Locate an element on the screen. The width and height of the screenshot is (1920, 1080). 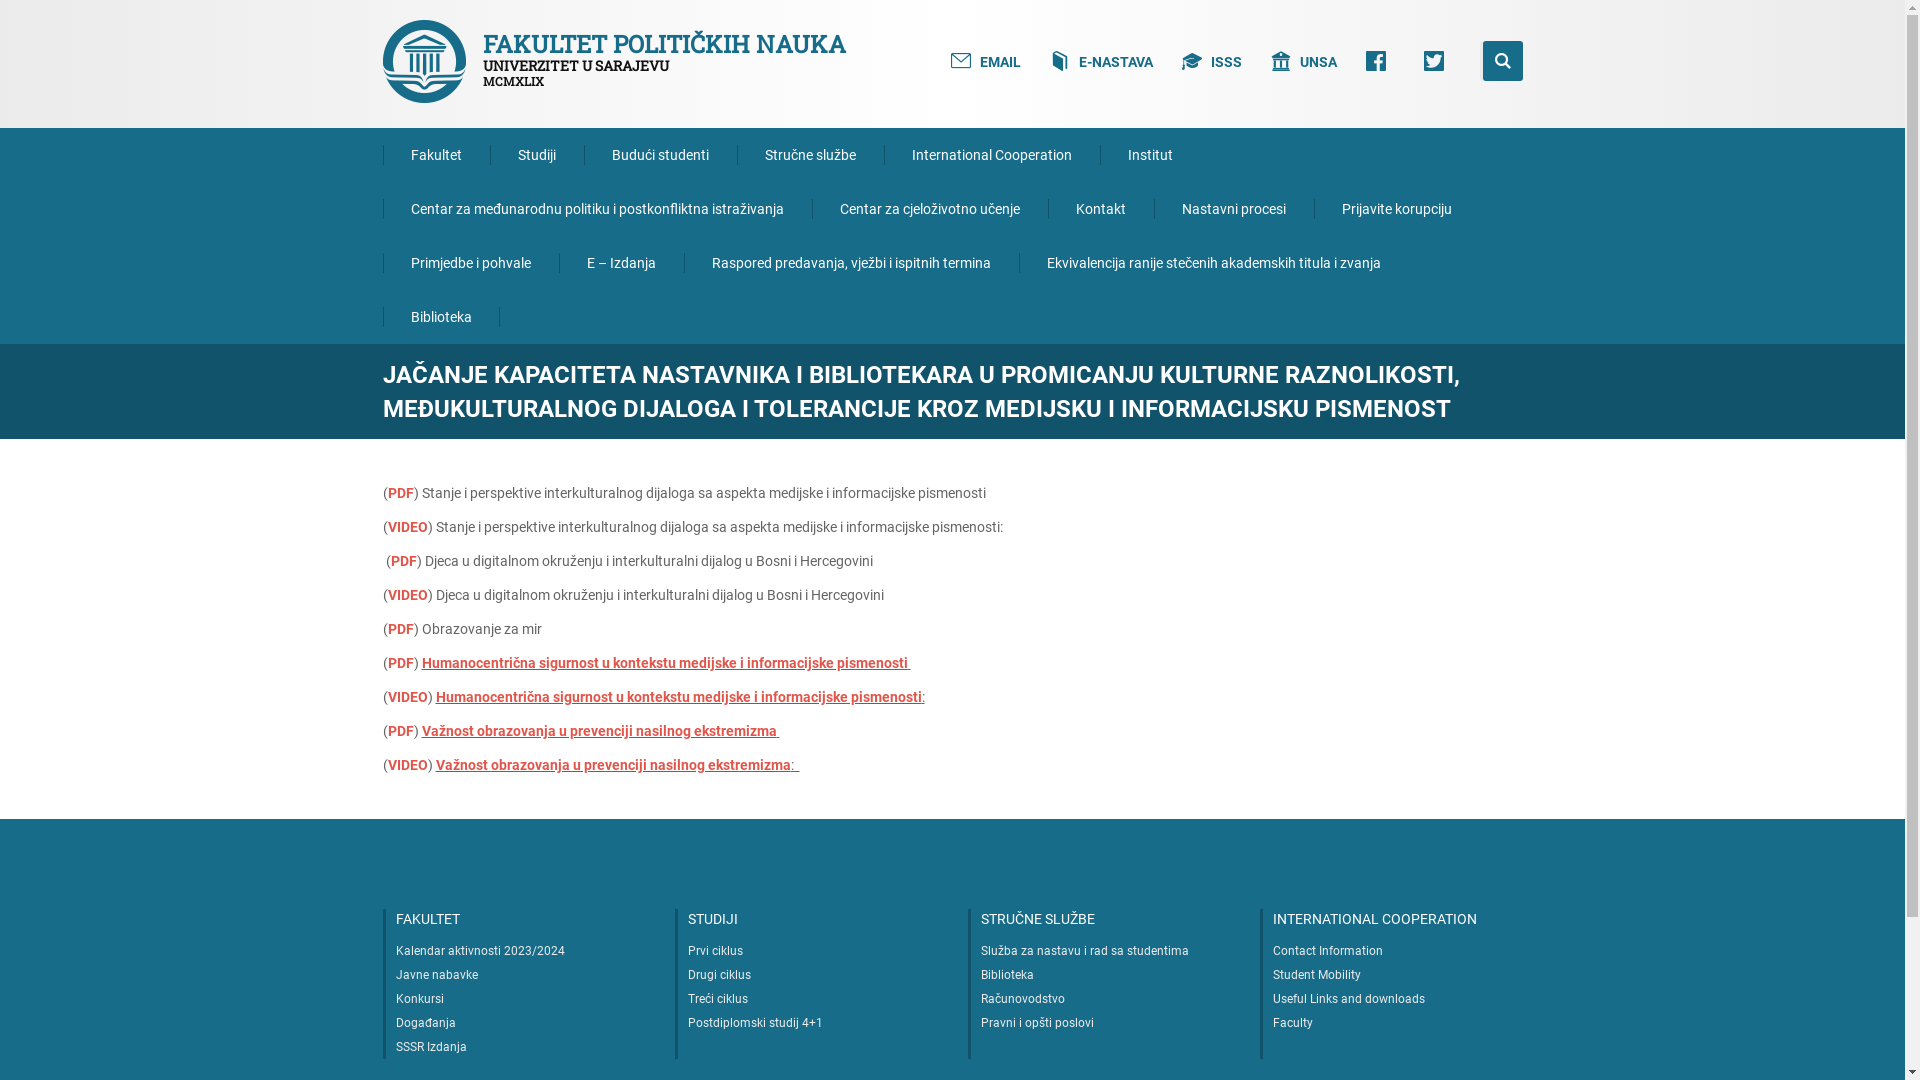
'Primjedbe i pohvale' is located at coordinates (469, 261).